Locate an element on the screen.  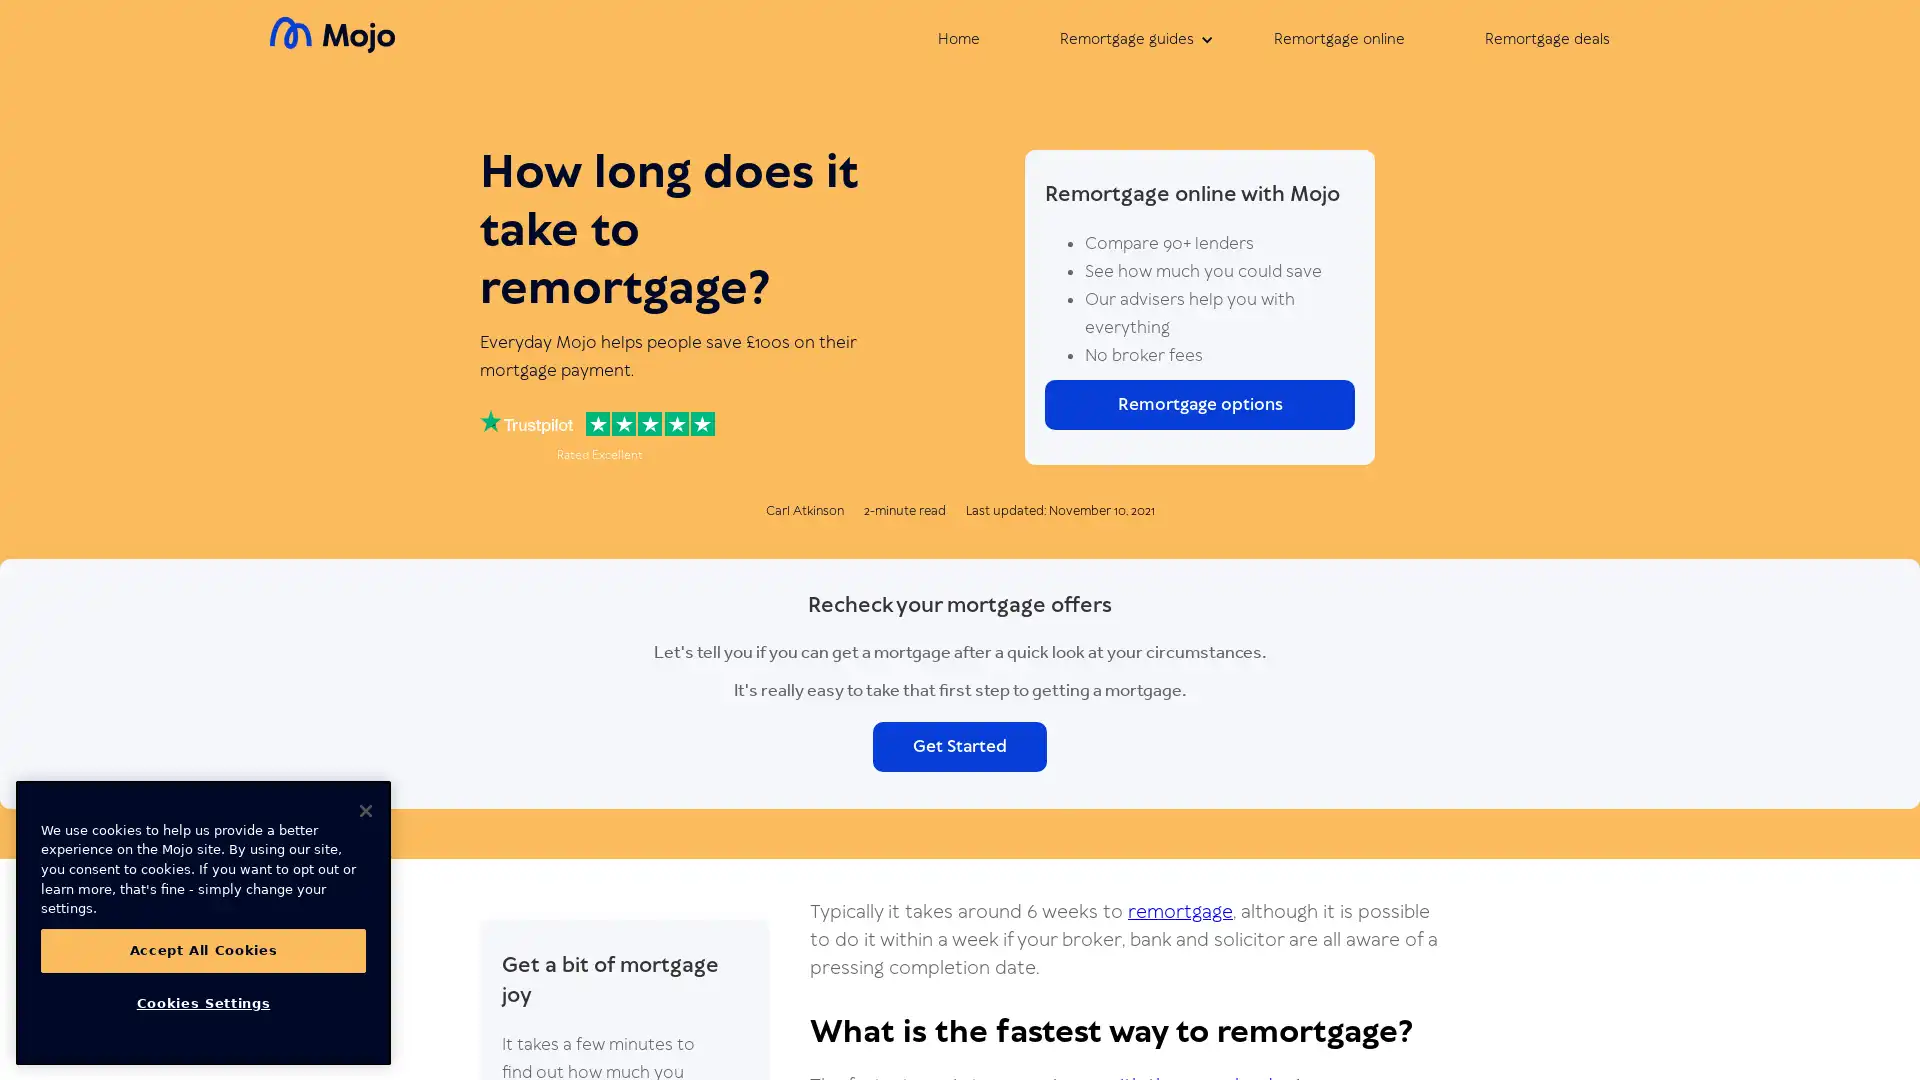
Cookies Settings is located at coordinates (203, 1002).